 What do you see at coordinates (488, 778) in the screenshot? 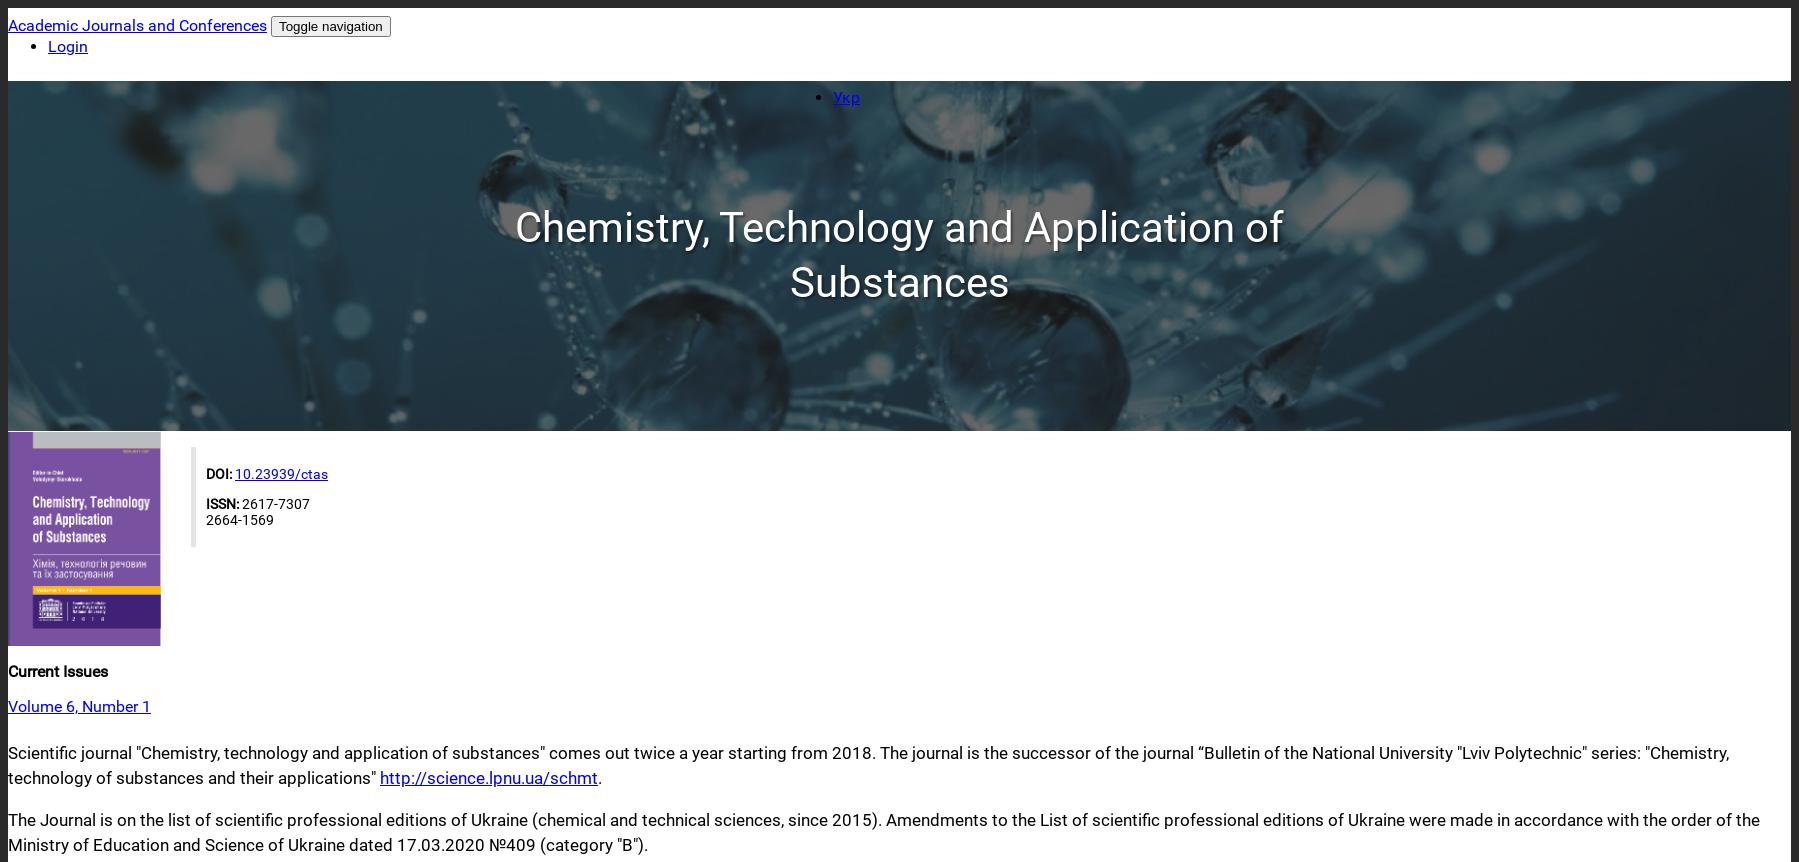
I see `'http://science.lpnu.ua/schmt'` at bounding box center [488, 778].